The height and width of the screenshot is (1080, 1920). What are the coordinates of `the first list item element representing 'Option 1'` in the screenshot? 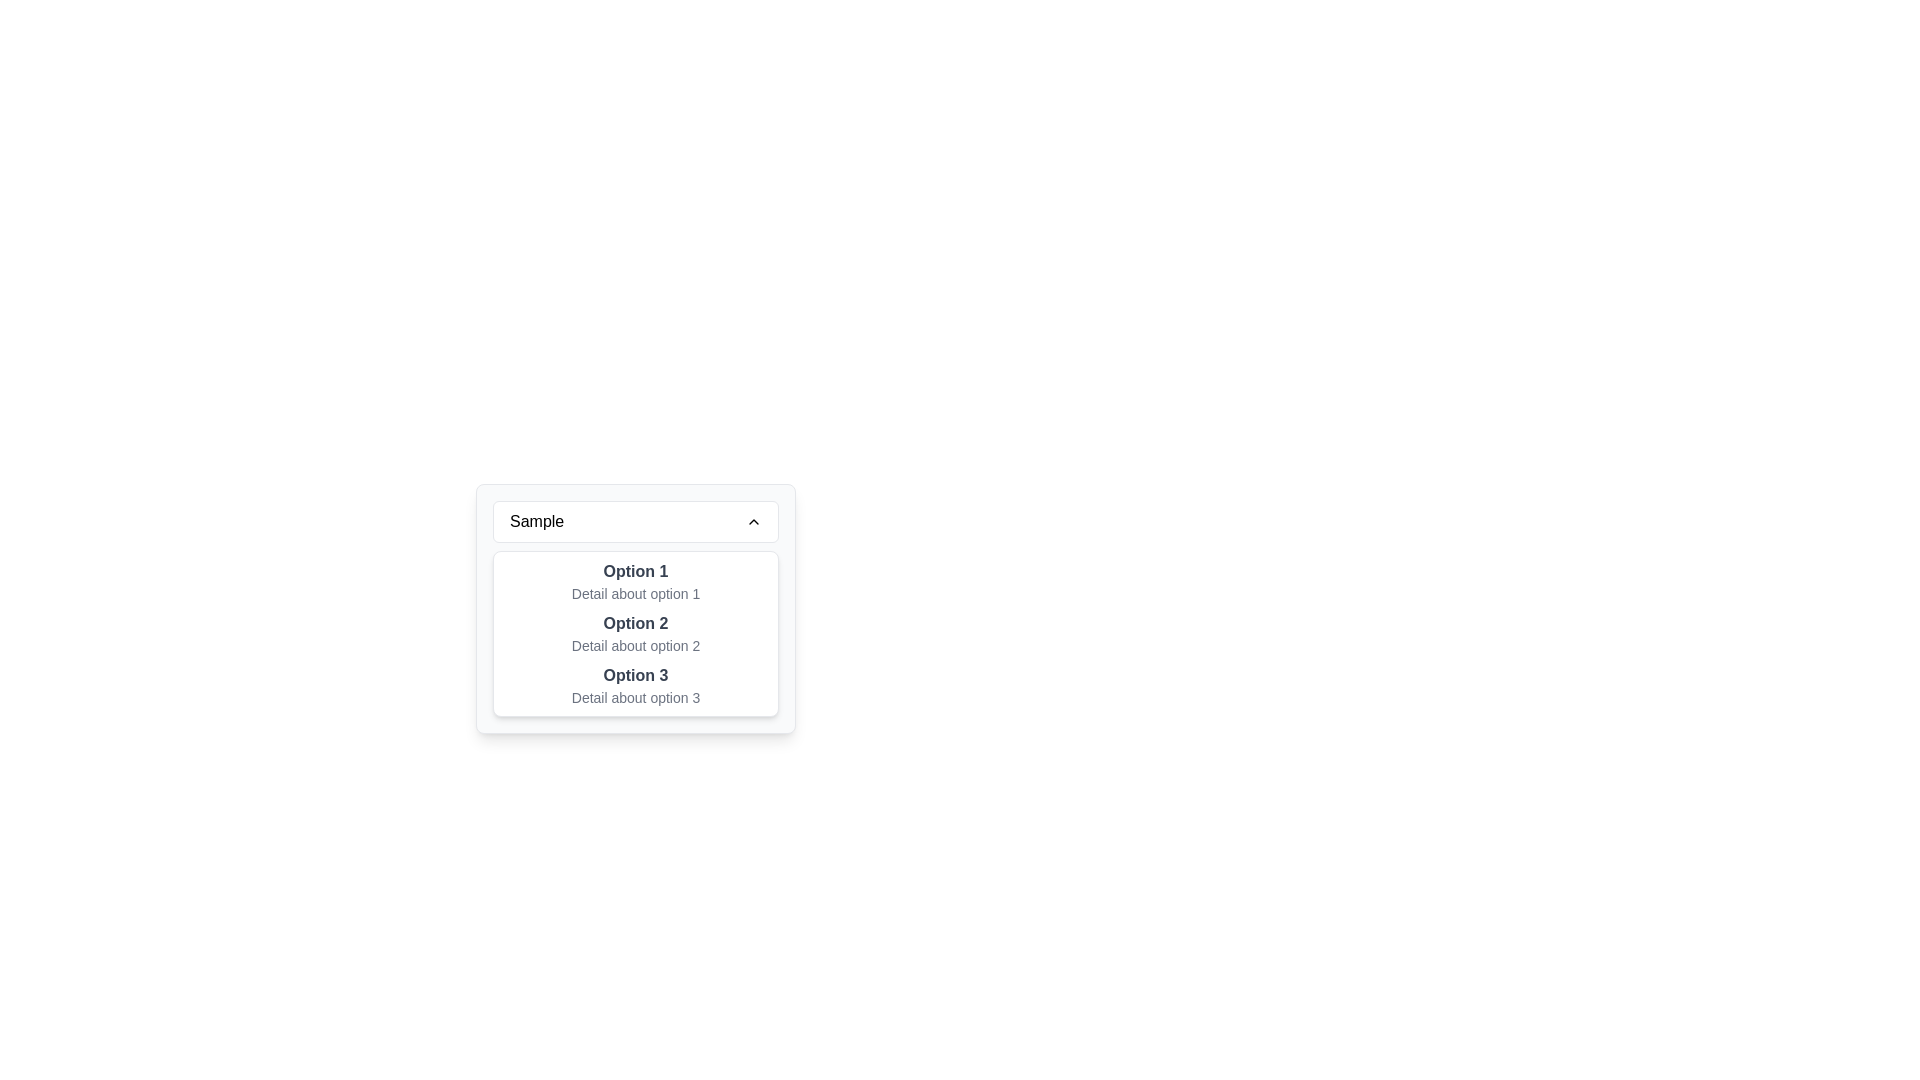 It's located at (634, 582).